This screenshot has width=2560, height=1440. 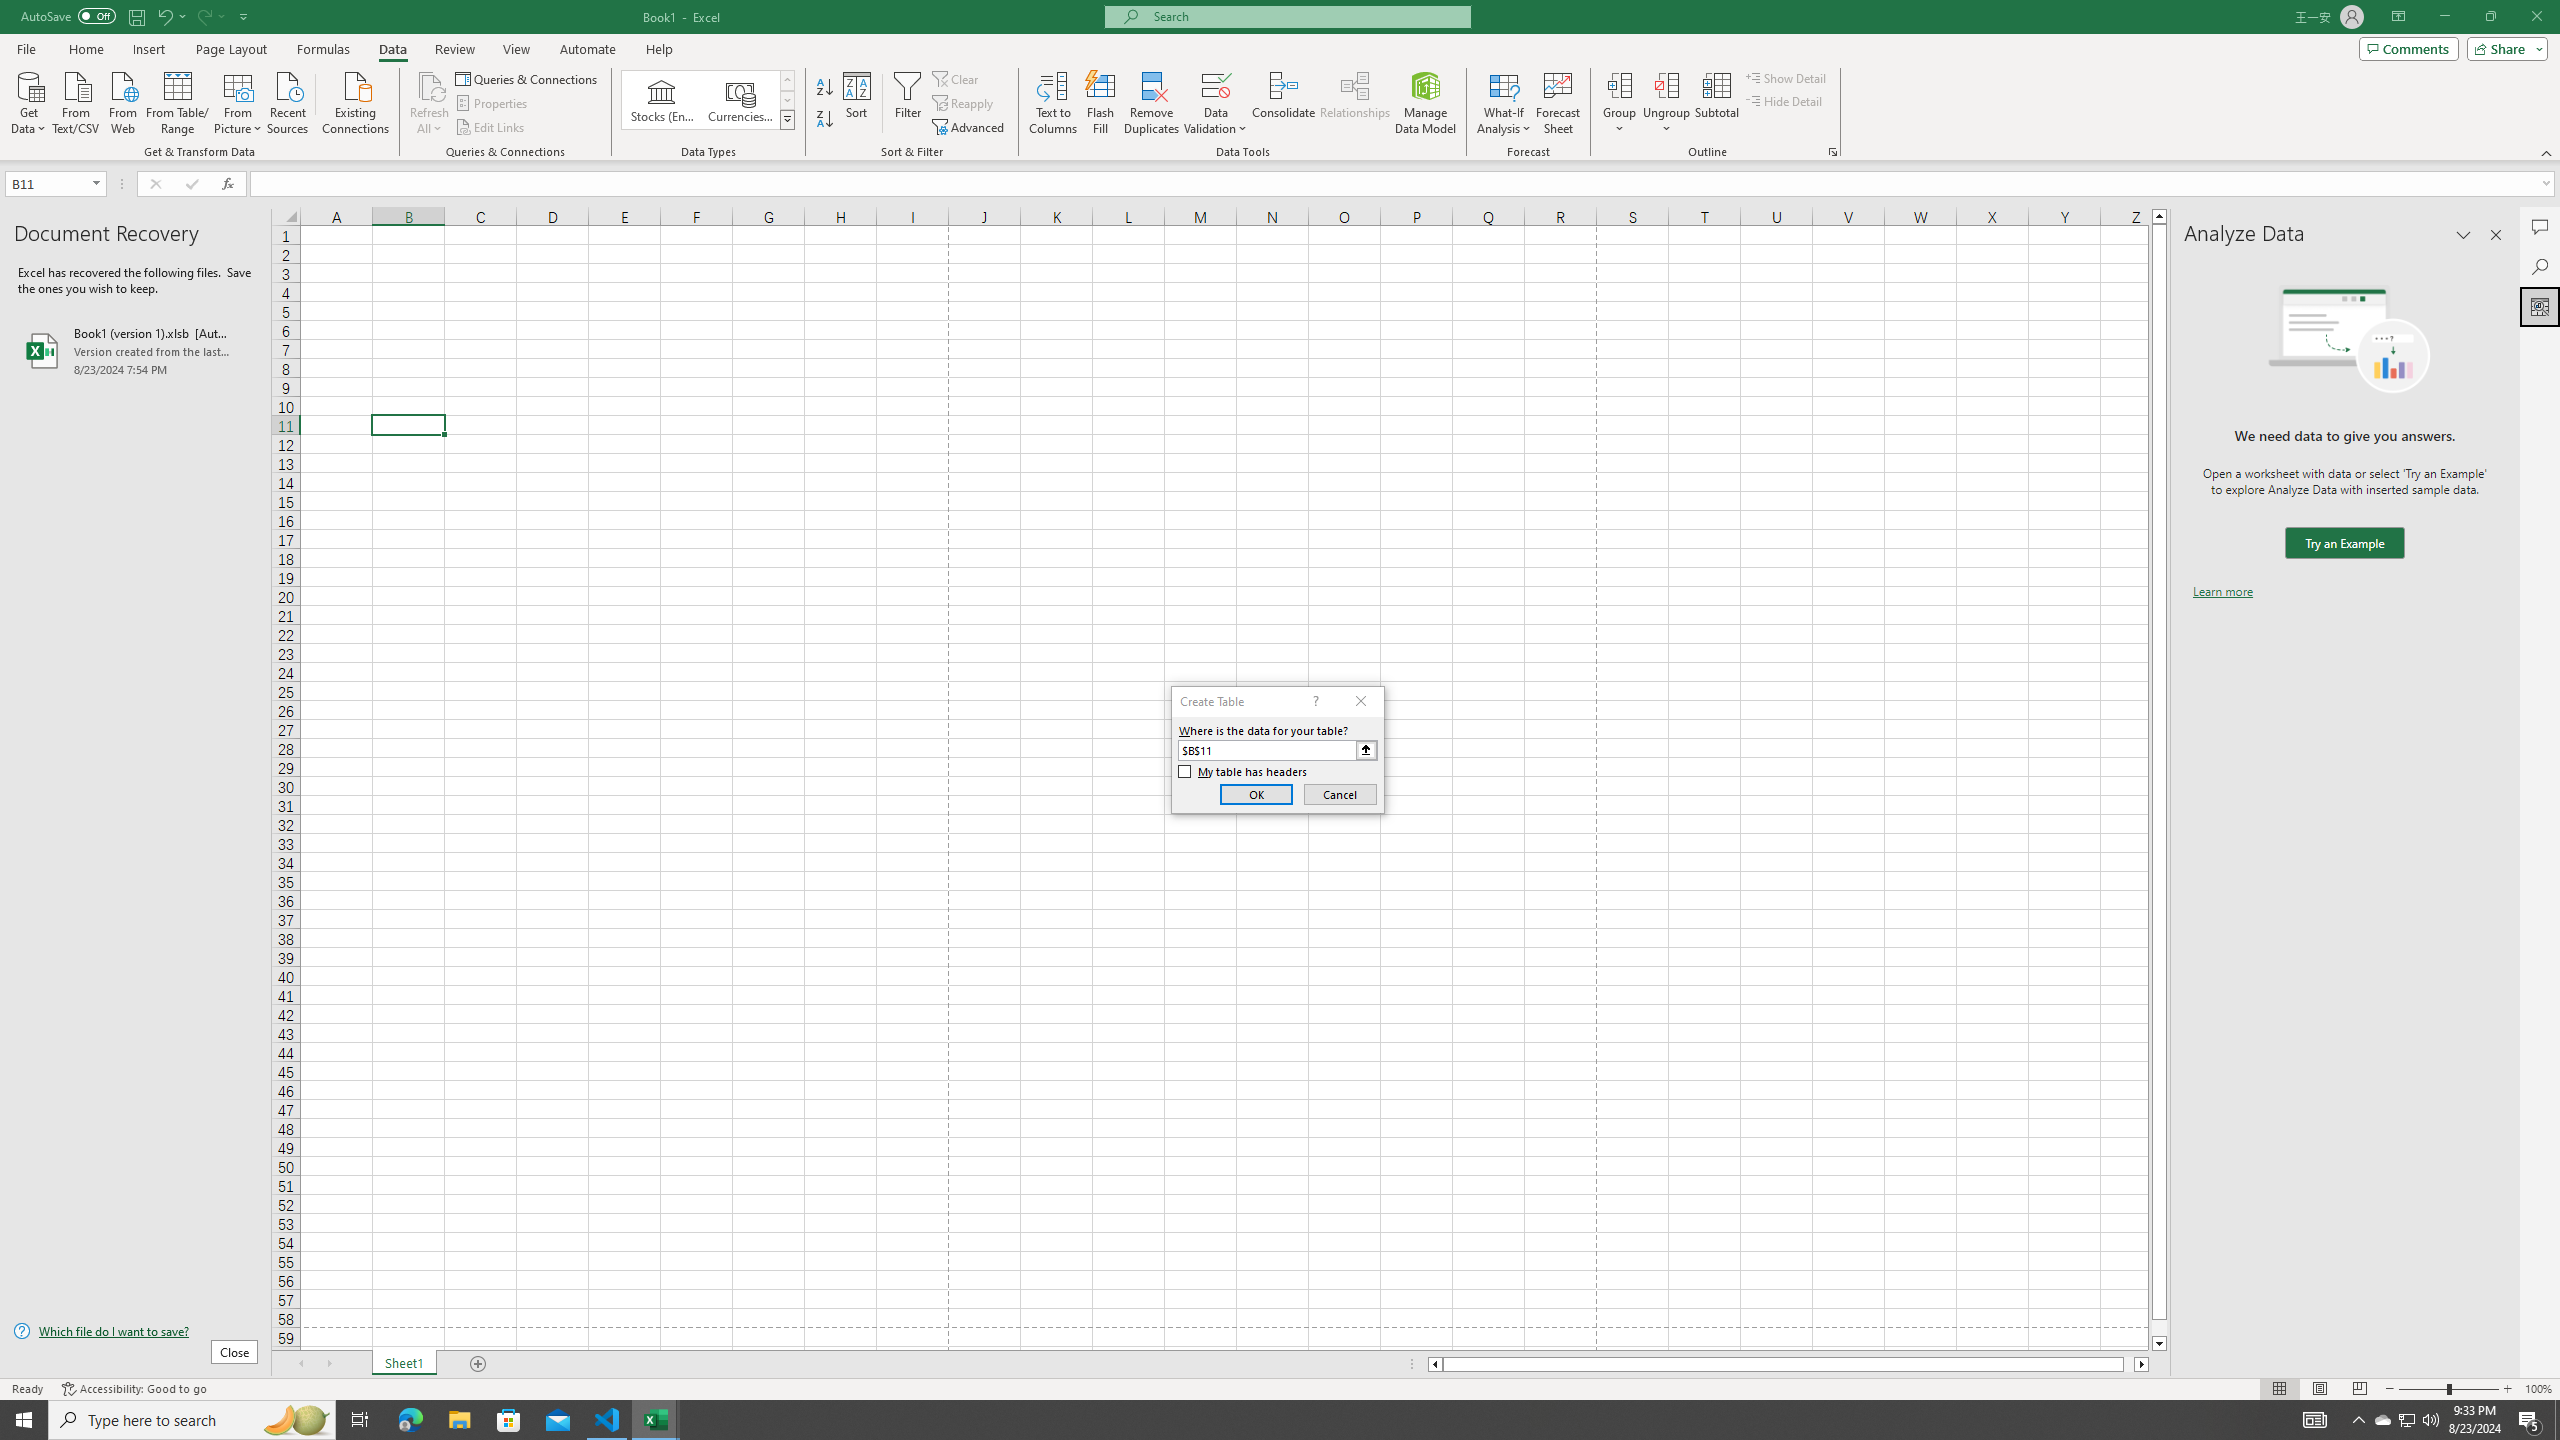 What do you see at coordinates (135, 15) in the screenshot?
I see `'Save'` at bounding box center [135, 15].